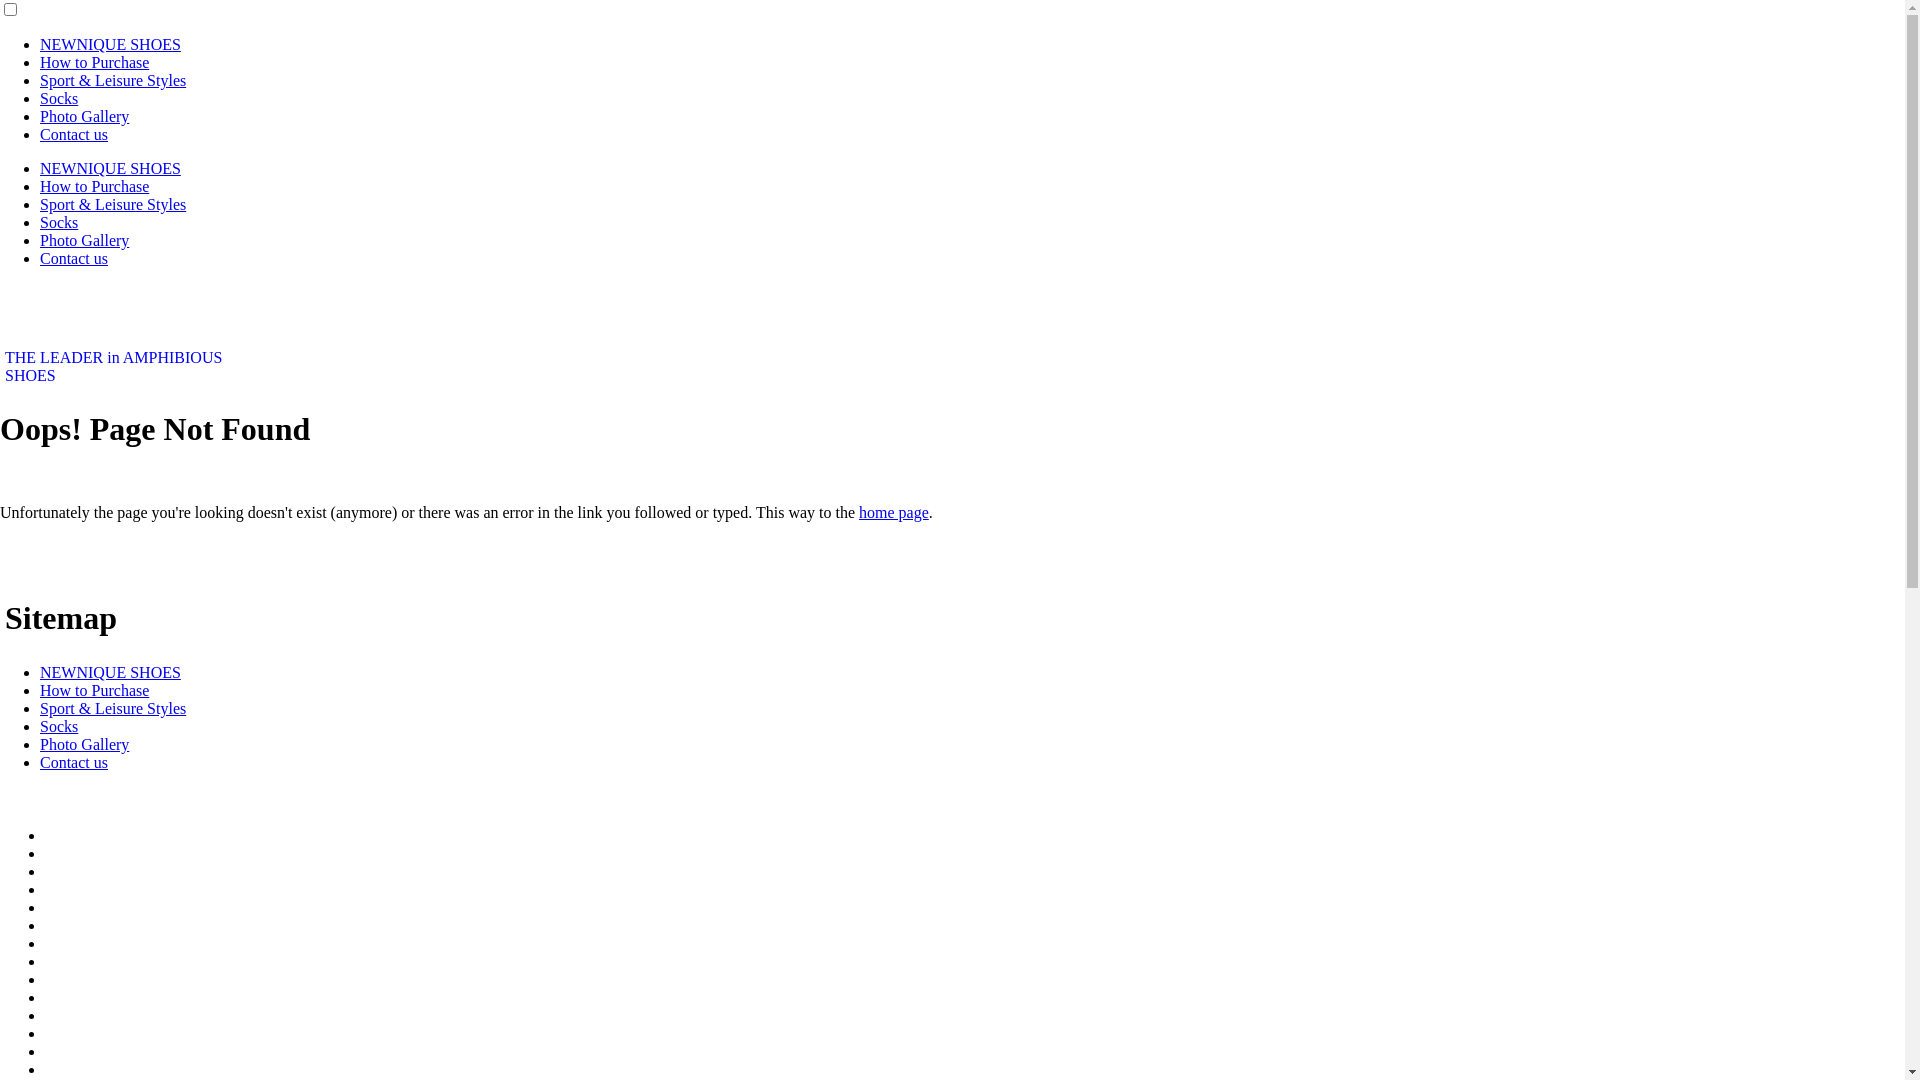 This screenshot has height=1080, width=1920. Describe the element at coordinates (58, 726) in the screenshot. I see `'Socks'` at that location.